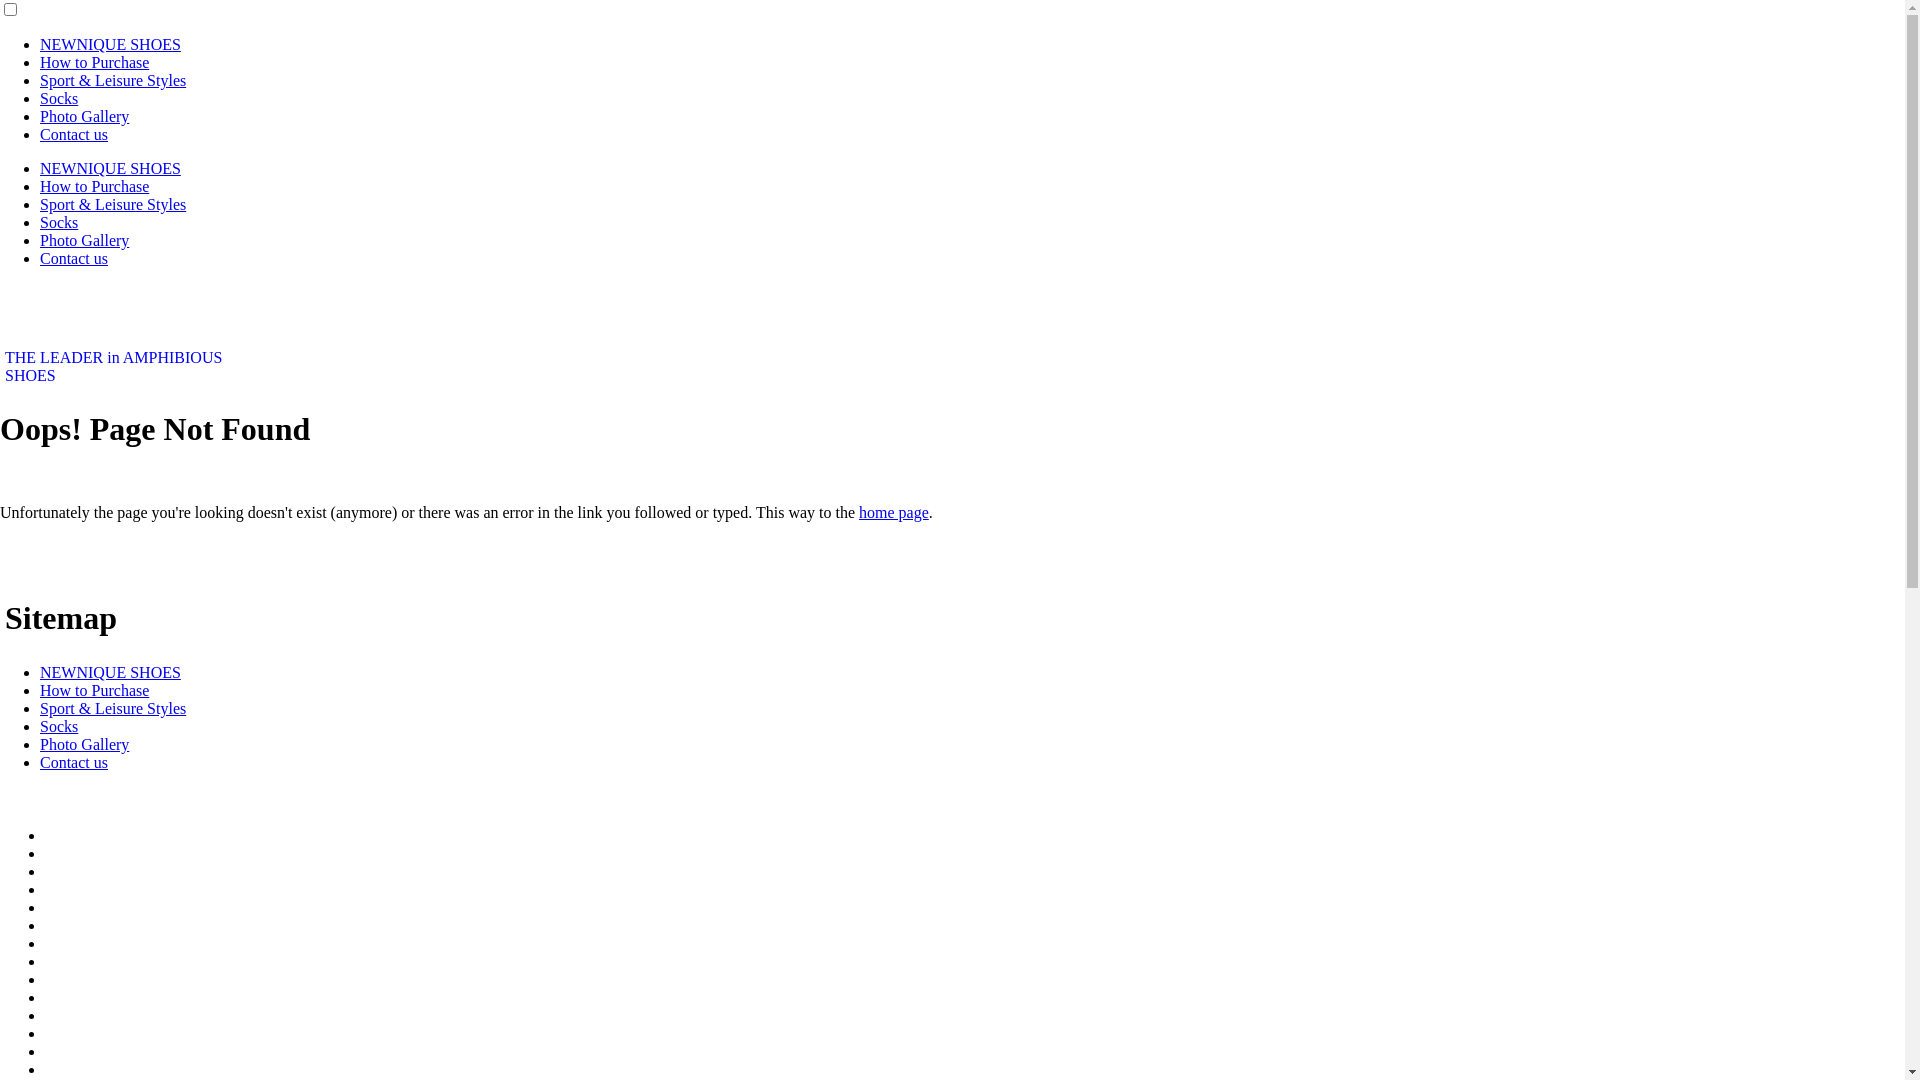 This screenshot has height=1080, width=1920. Describe the element at coordinates (58, 726) in the screenshot. I see `'Socks'` at that location.